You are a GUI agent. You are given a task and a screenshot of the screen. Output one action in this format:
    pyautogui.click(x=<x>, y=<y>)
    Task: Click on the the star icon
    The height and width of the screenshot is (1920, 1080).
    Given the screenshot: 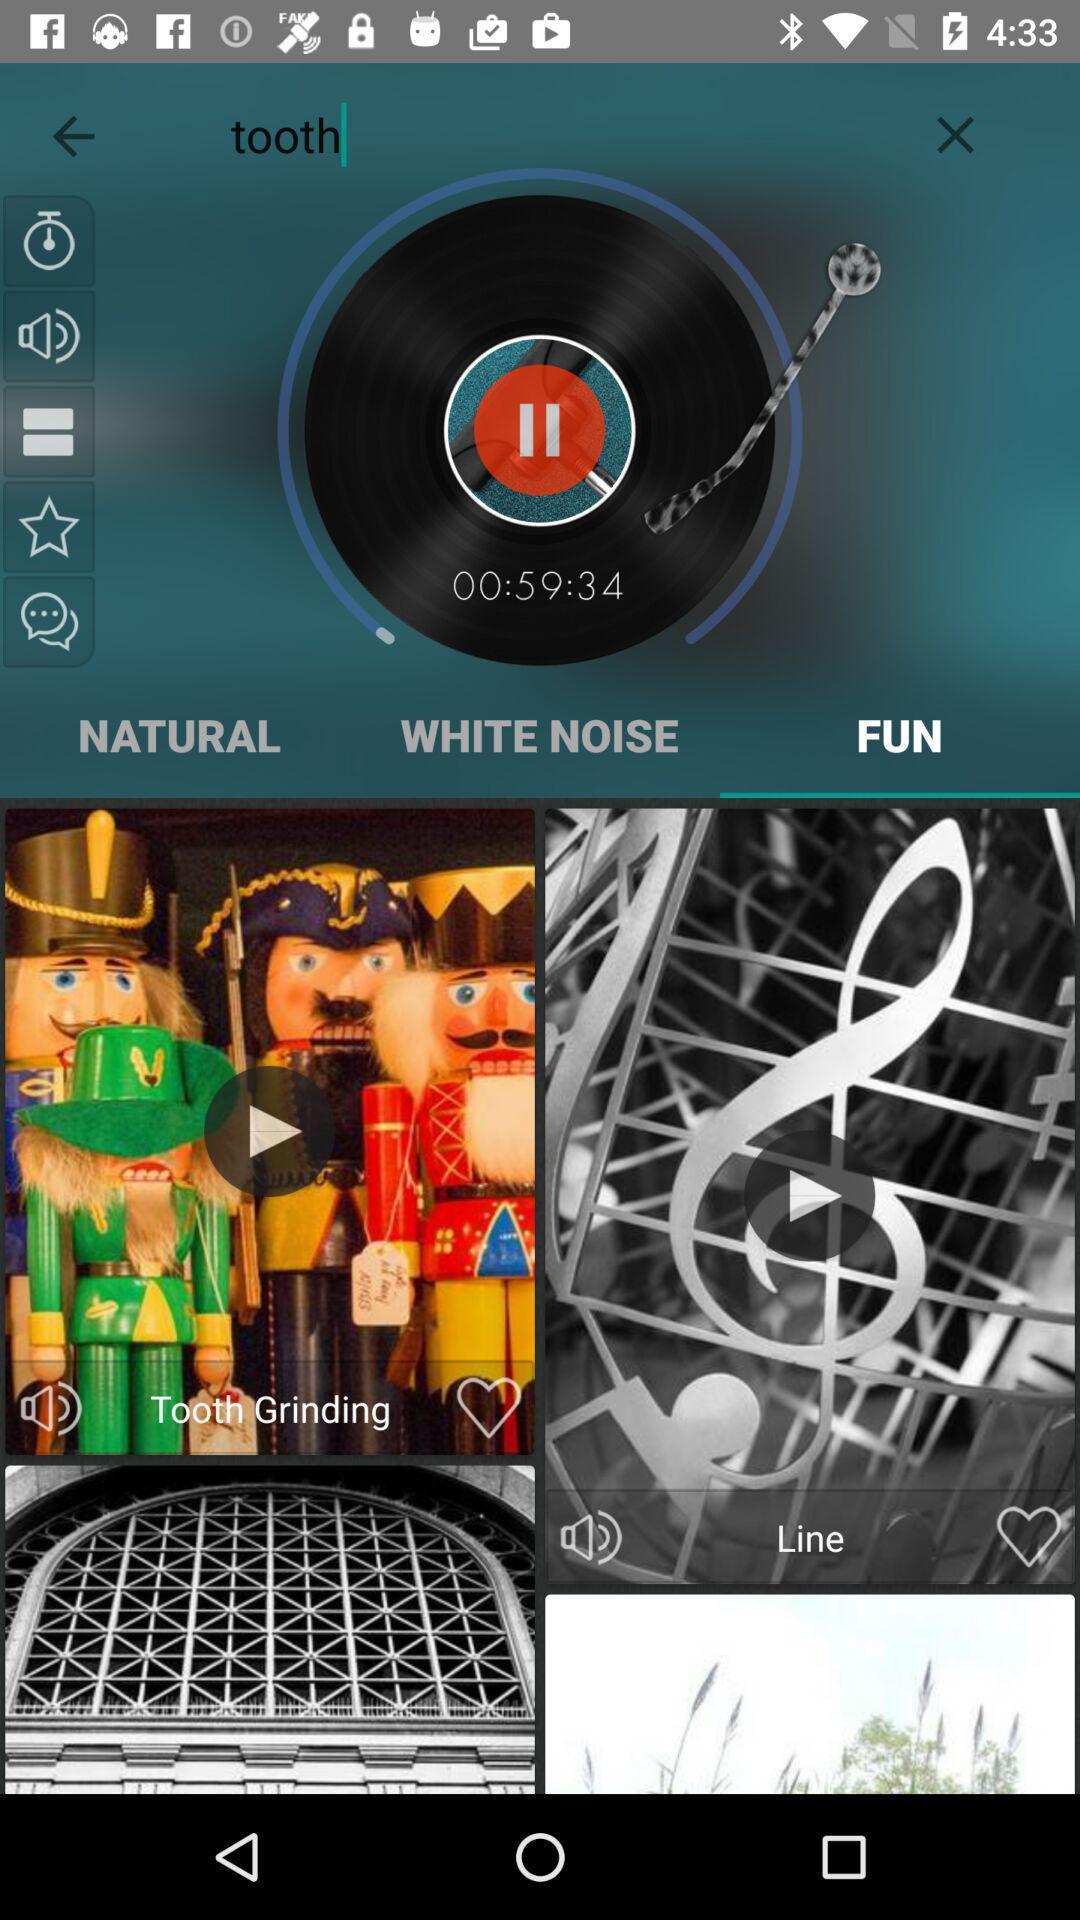 What is the action you would take?
    pyautogui.click(x=48, y=526)
    